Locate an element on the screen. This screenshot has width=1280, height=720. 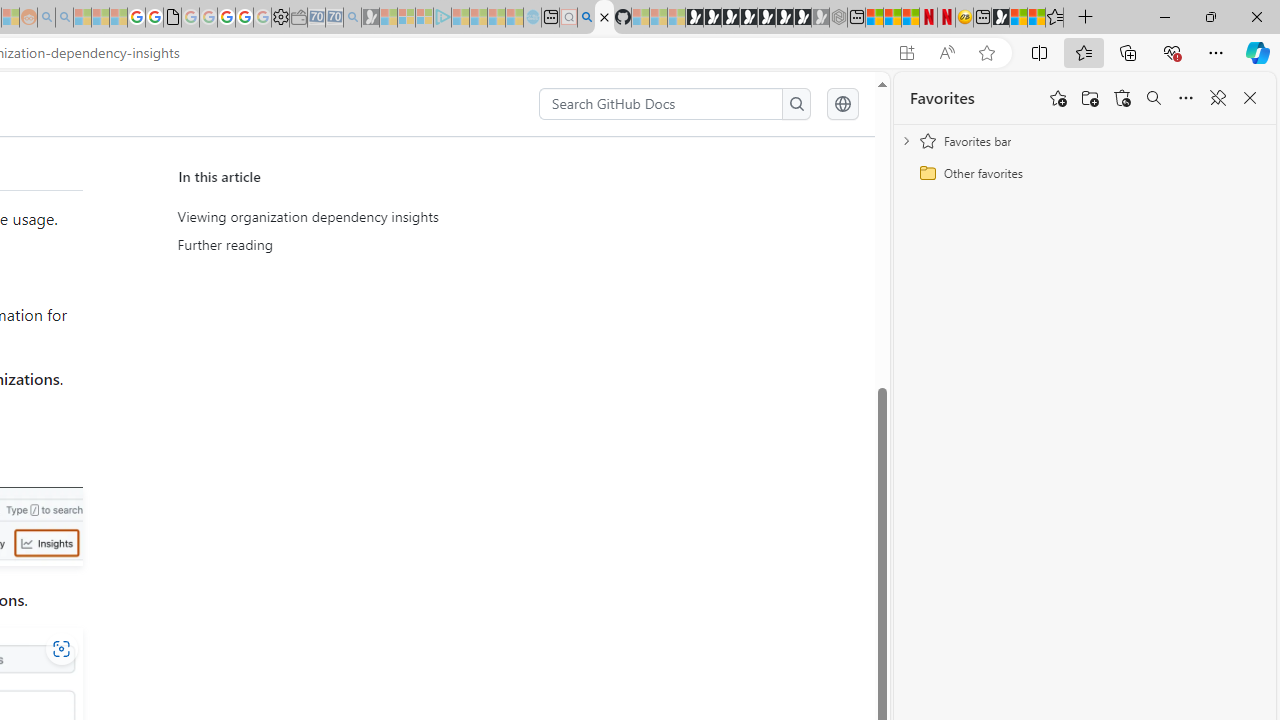
'Restore deleted favorites' is located at coordinates (1122, 98).